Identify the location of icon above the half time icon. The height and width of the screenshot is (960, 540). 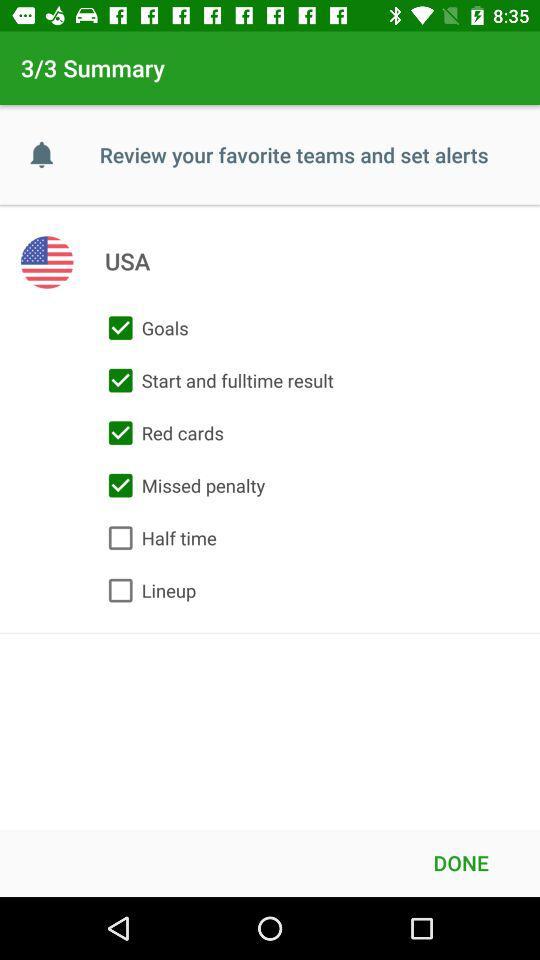
(182, 484).